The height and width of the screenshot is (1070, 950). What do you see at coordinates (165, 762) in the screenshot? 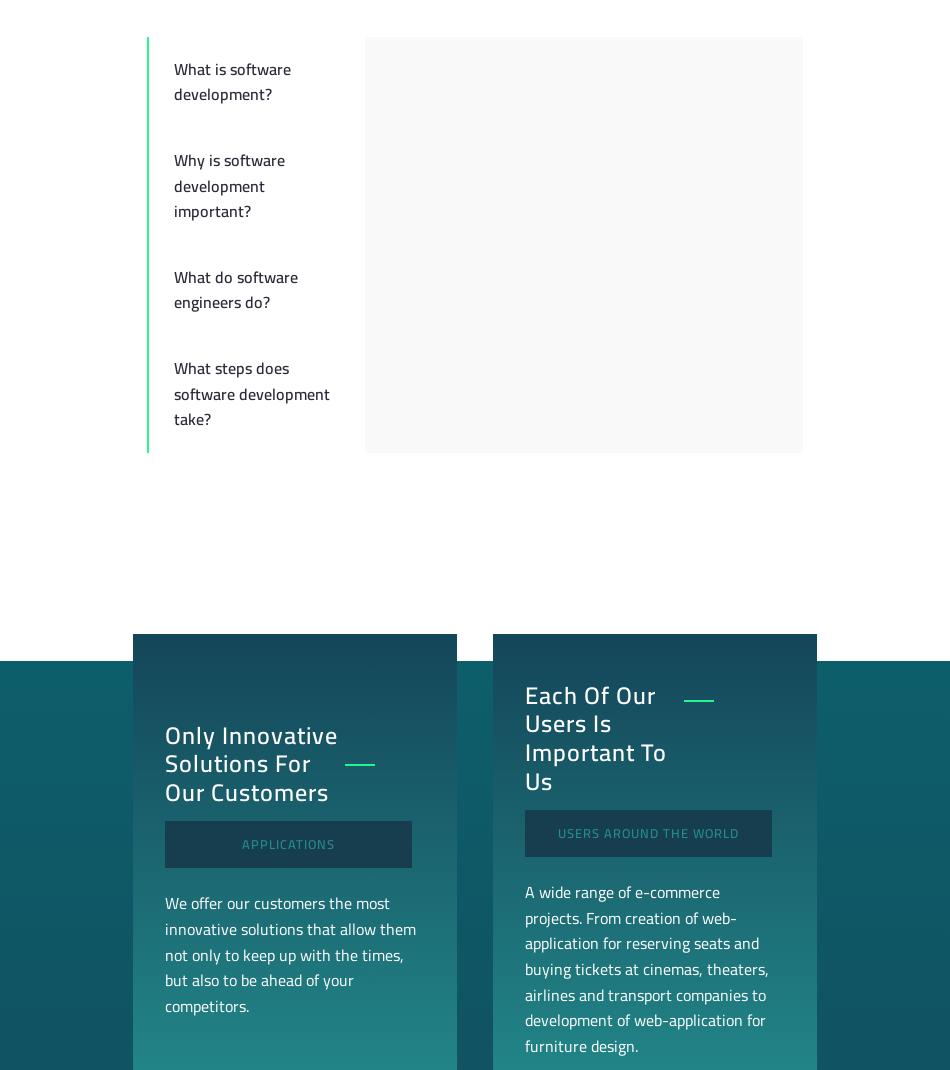
I see `'Only innovative solutions for our customers'` at bounding box center [165, 762].